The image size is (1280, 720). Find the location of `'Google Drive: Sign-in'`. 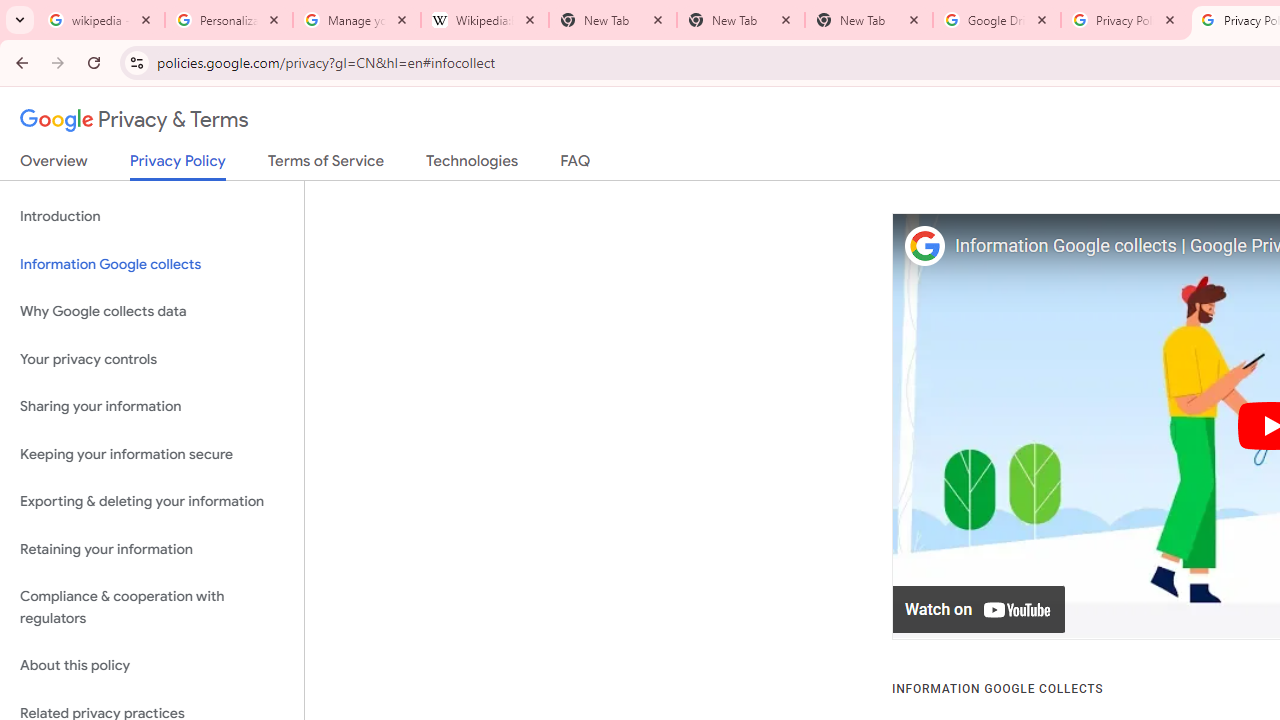

'Google Drive: Sign-in' is located at coordinates (997, 20).